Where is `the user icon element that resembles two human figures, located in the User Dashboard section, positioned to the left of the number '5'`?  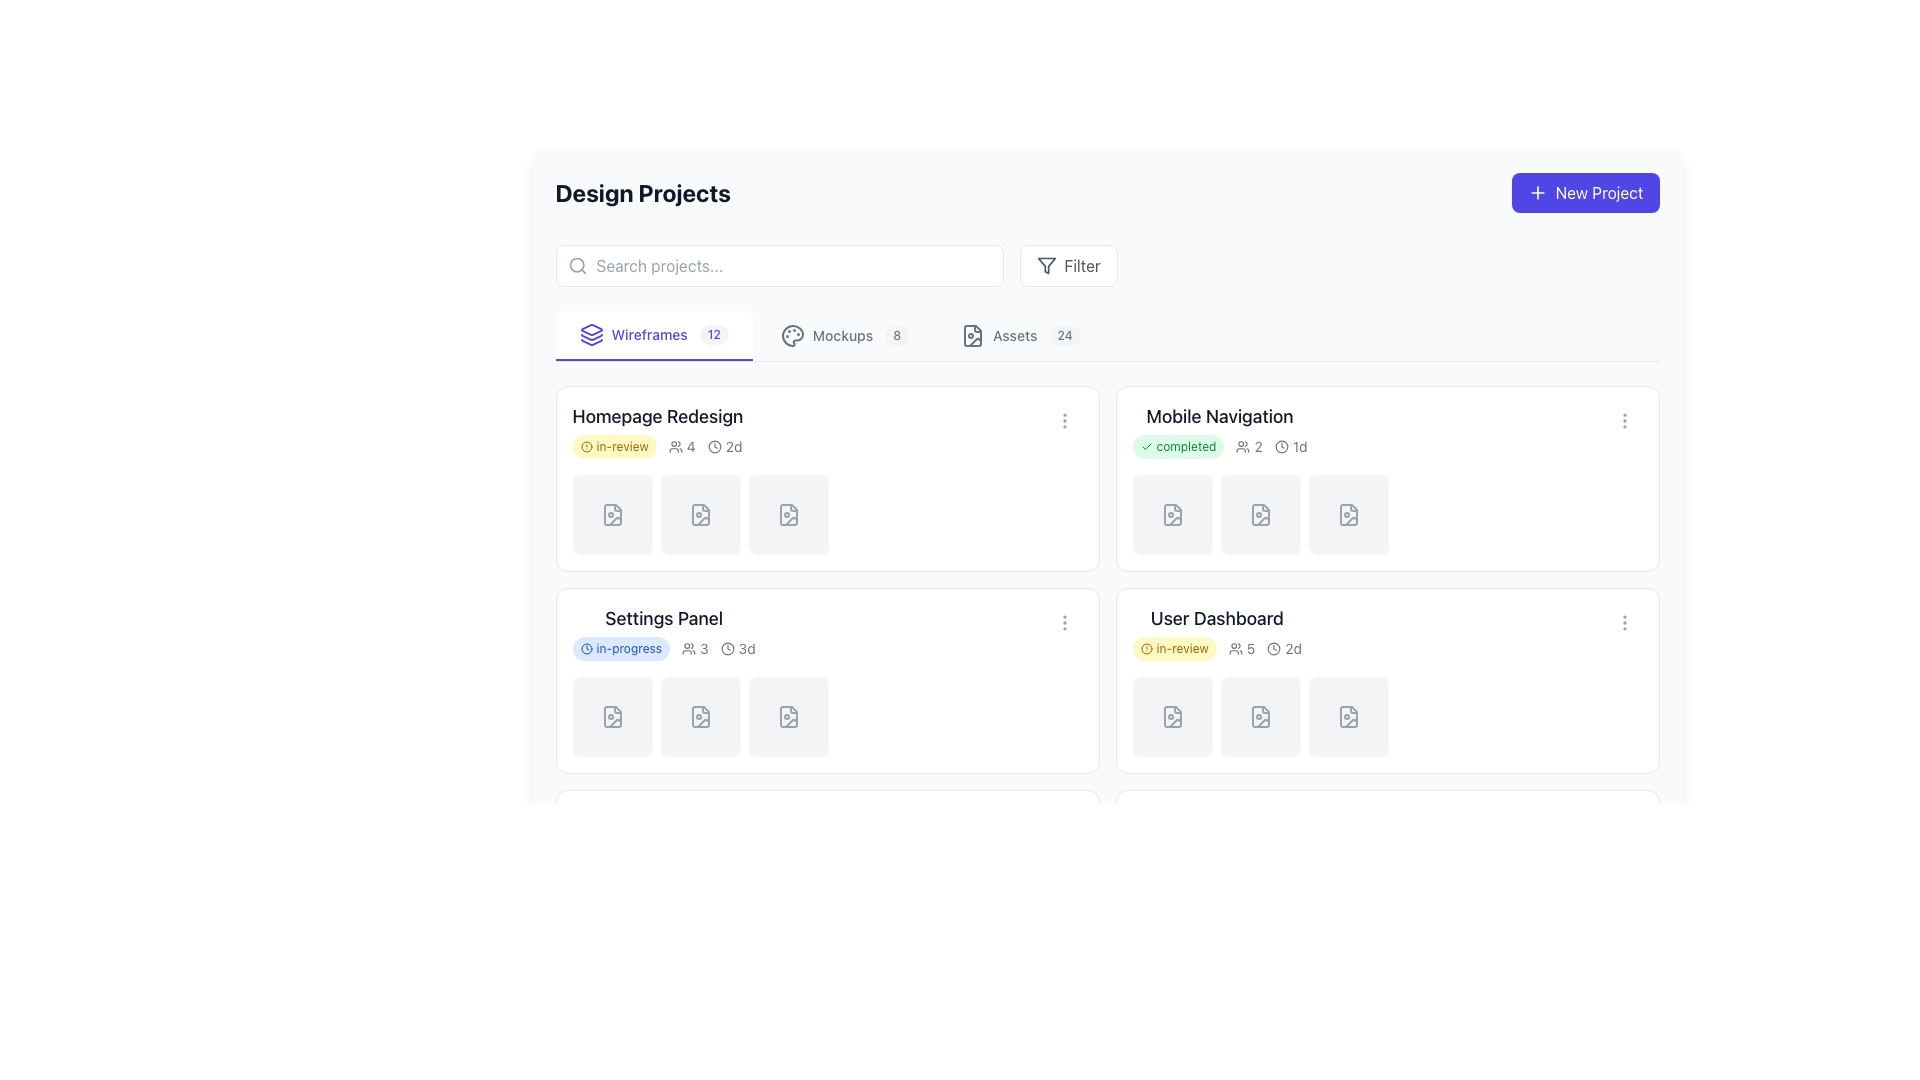 the user icon element that resembles two human figures, located in the User Dashboard section, positioned to the left of the number '5' is located at coordinates (1234, 648).